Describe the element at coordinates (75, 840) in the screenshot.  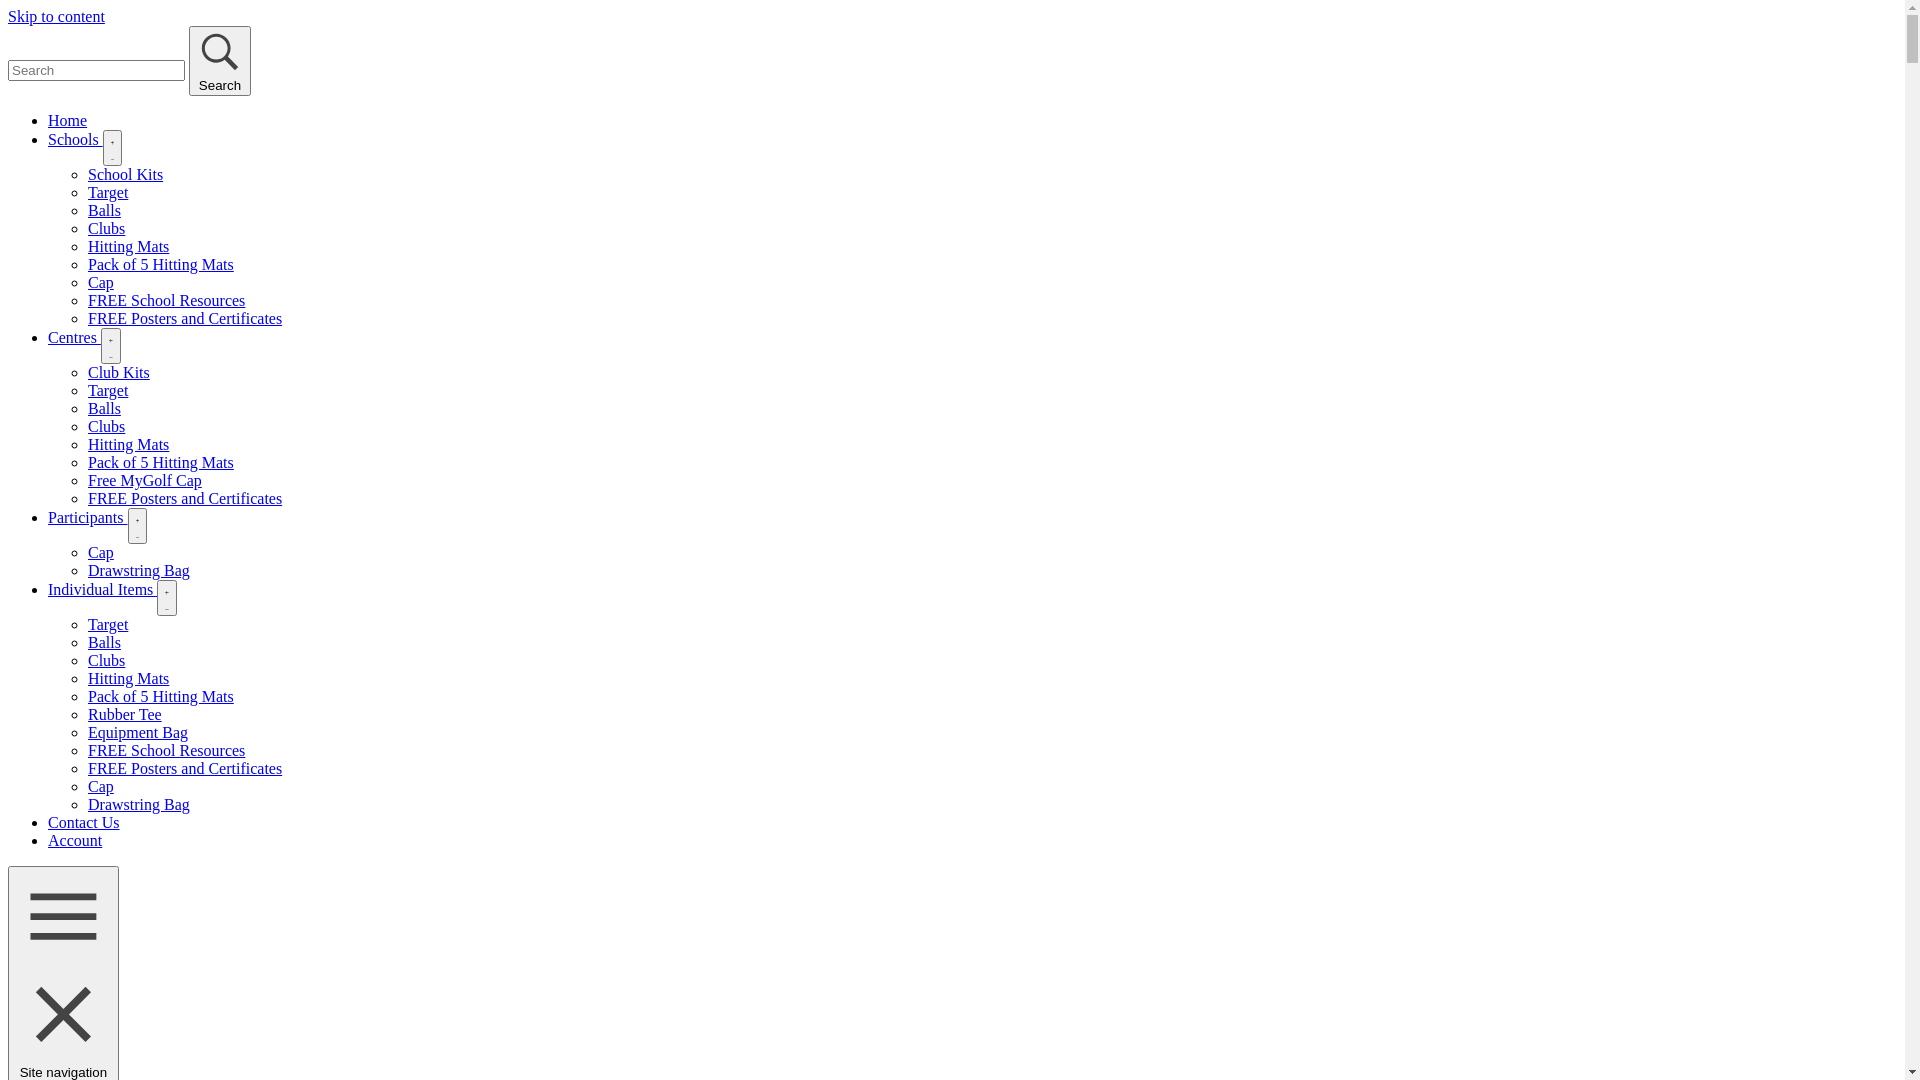
I see `'Account'` at that location.